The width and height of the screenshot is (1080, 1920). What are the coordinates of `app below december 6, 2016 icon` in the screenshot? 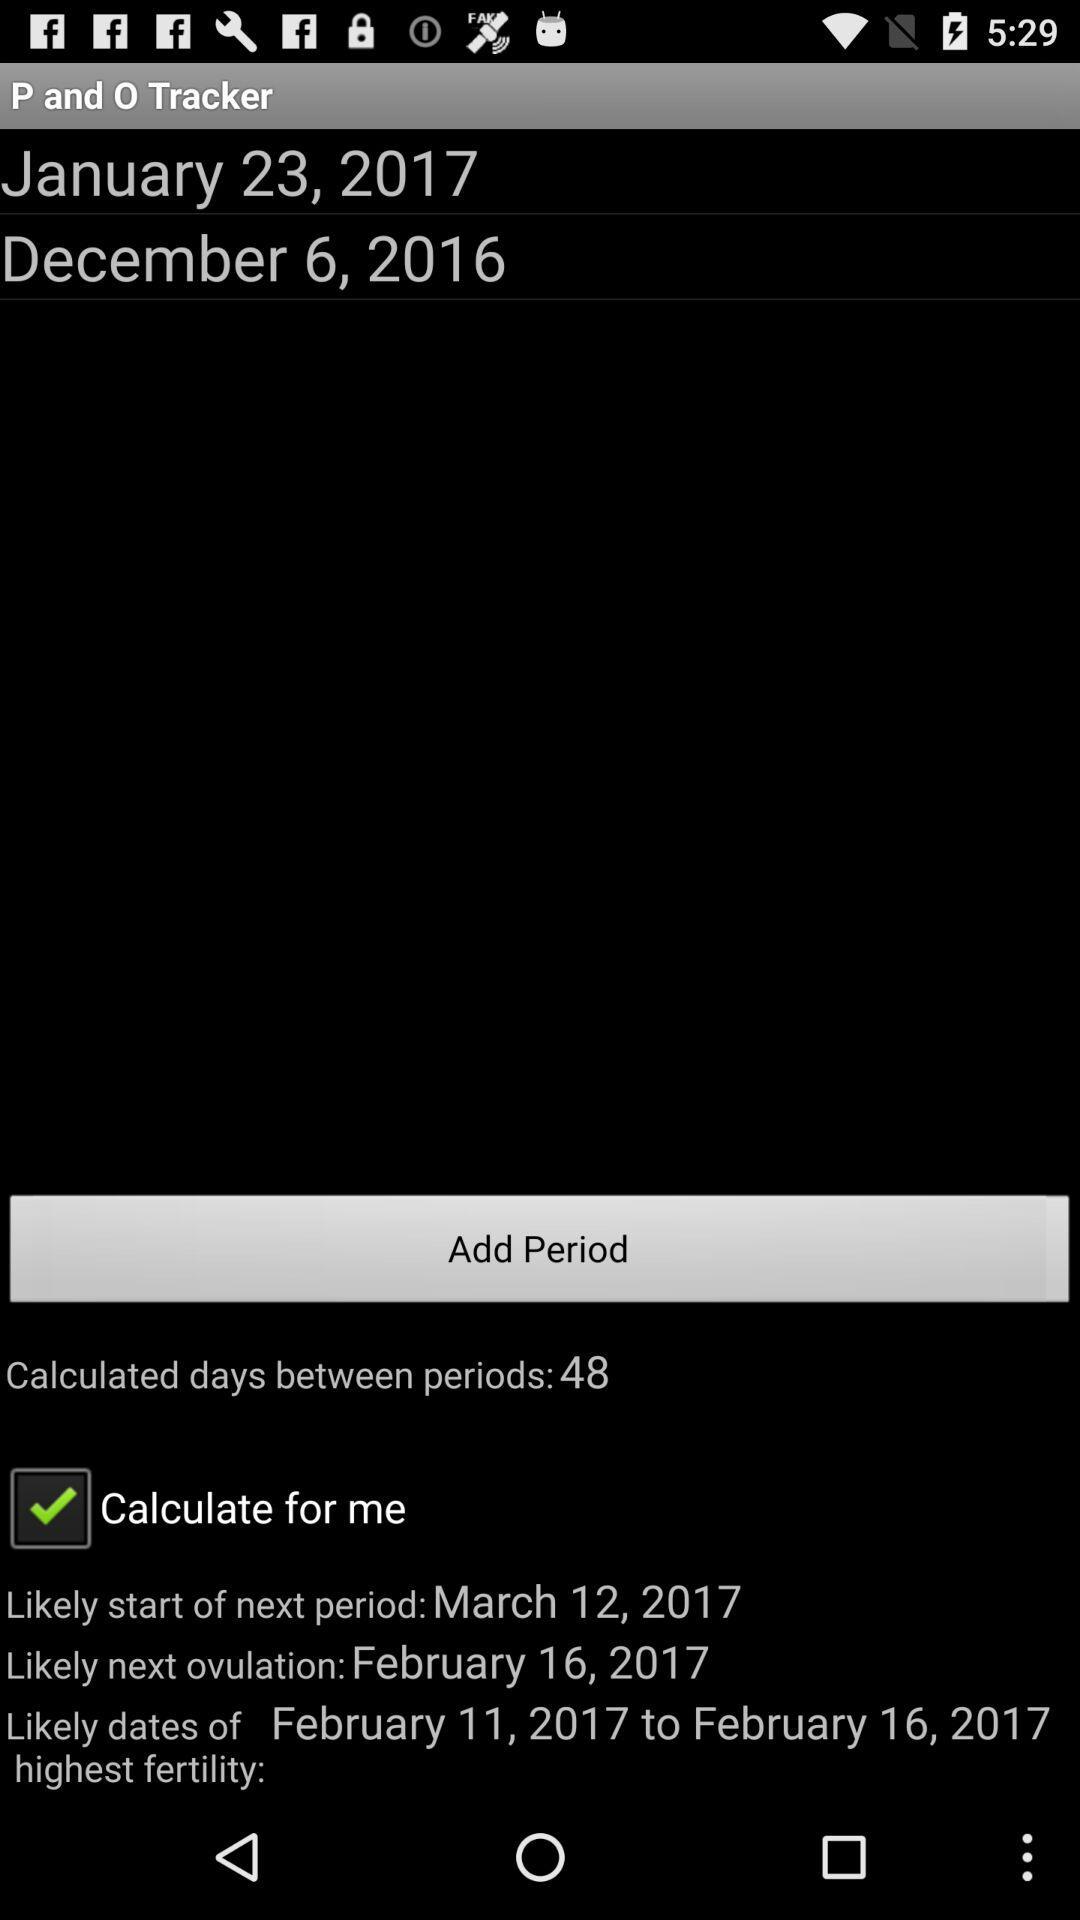 It's located at (540, 1253).